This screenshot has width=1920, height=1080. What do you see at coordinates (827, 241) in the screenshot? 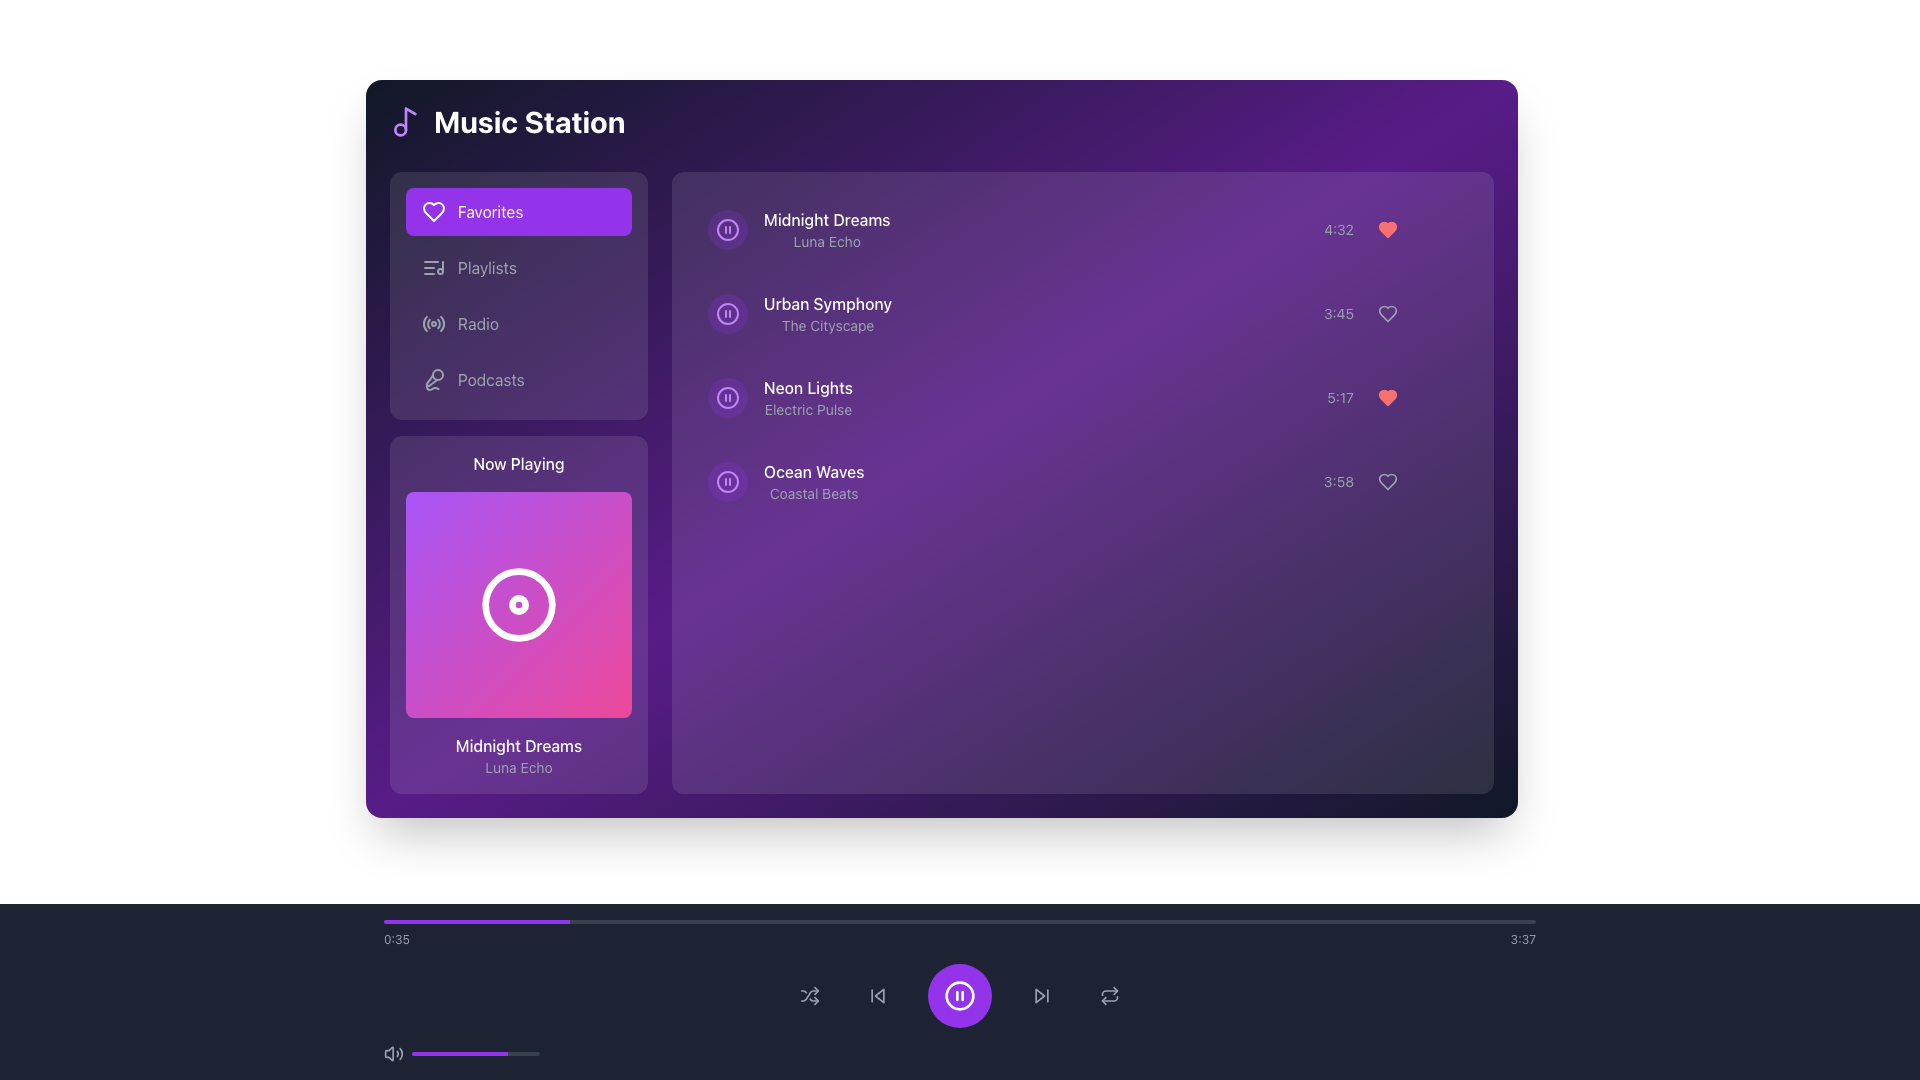
I see `the text label that serves as a subtitle for the song title 'Midnight Dreams', positioned in the top-right section of the song list` at bounding box center [827, 241].